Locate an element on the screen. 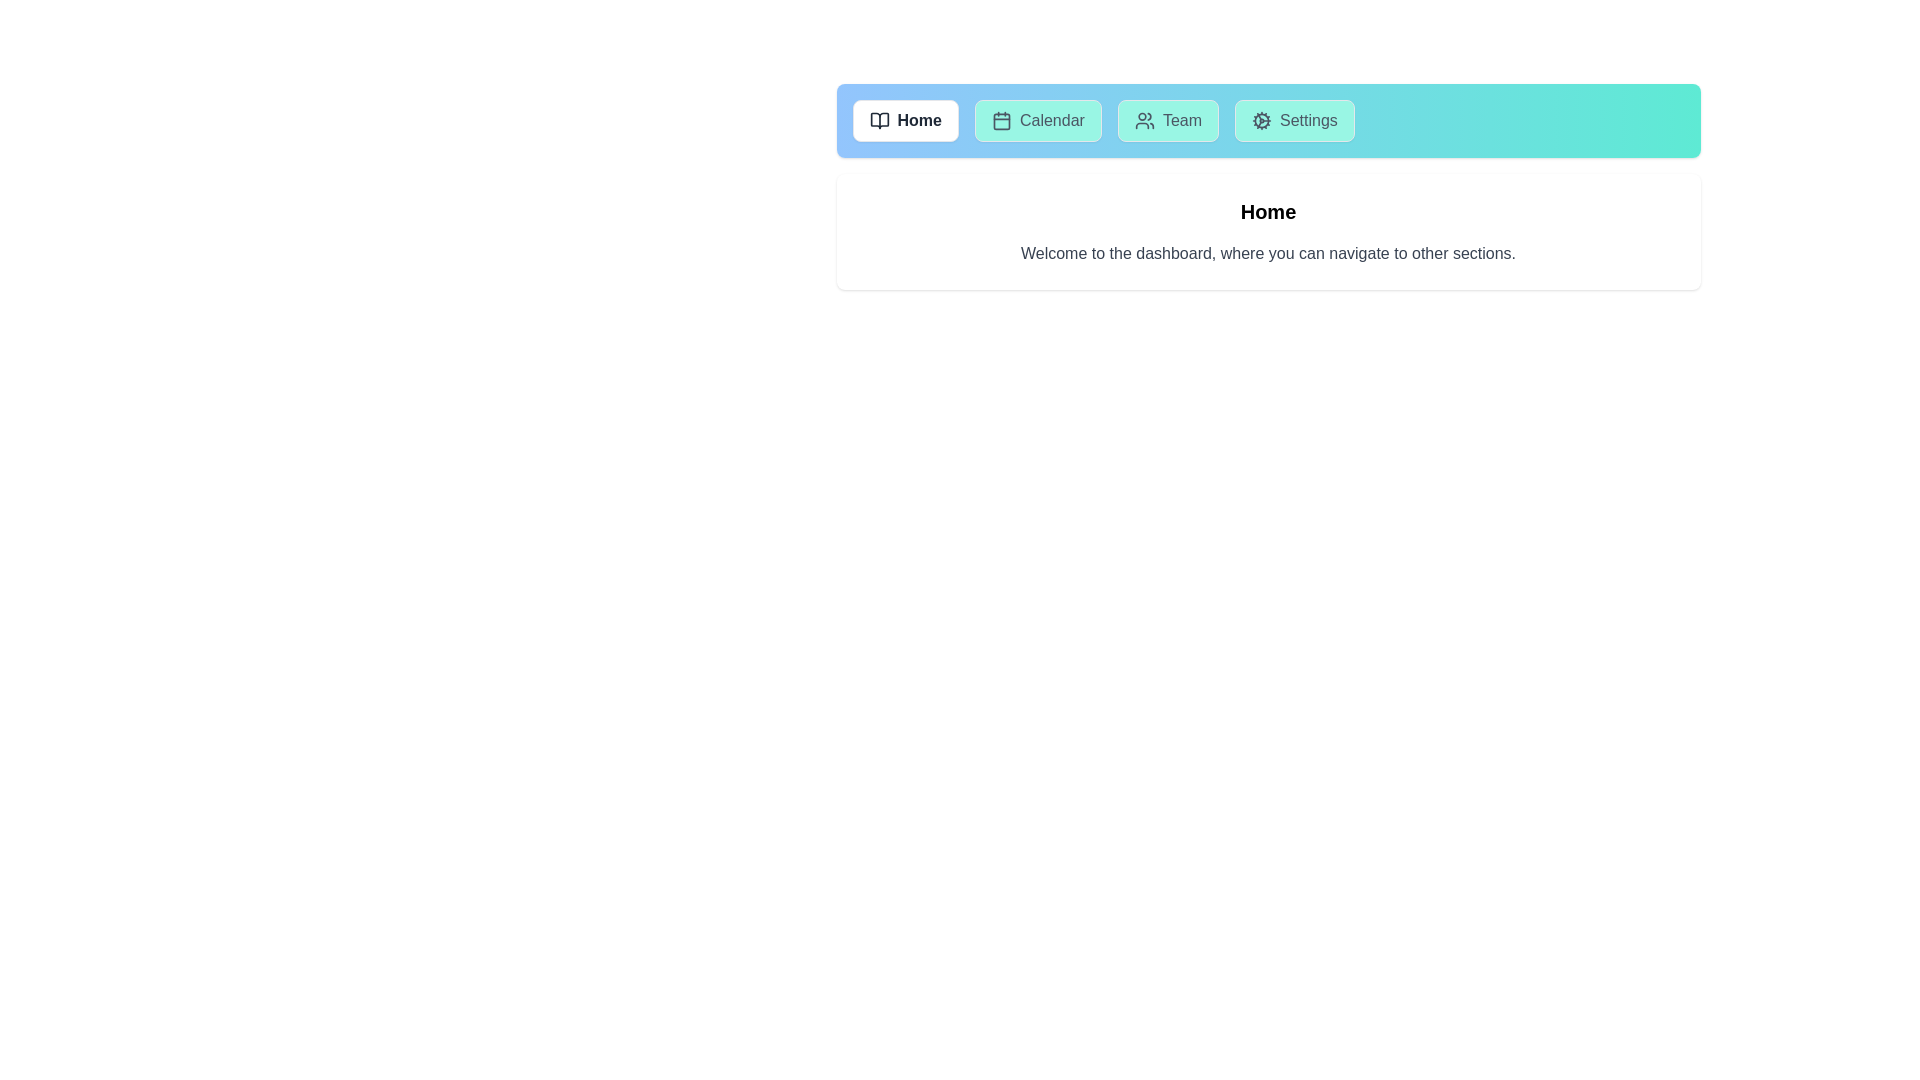 This screenshot has height=1080, width=1920. the tab labeled Home to observe its hover effect is located at coordinates (904, 120).